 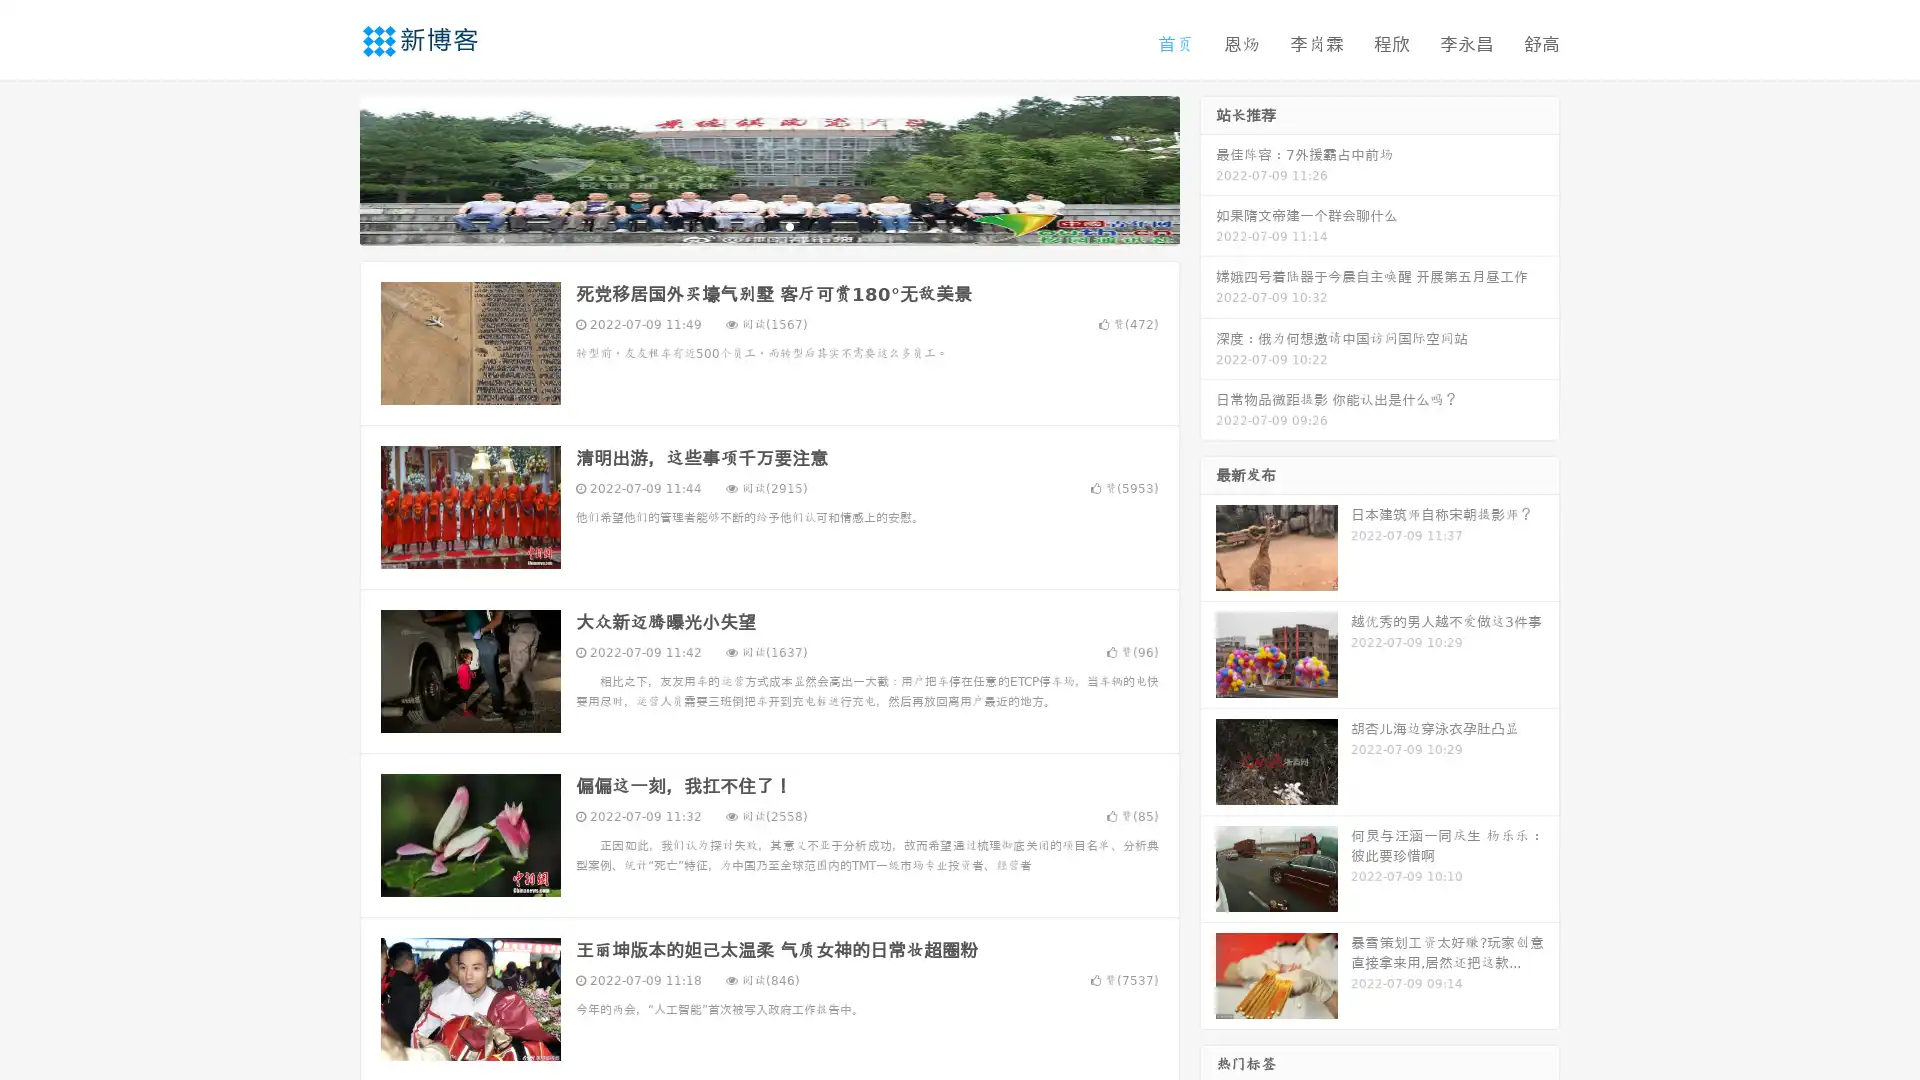 I want to click on Go to slide 2, so click(x=768, y=225).